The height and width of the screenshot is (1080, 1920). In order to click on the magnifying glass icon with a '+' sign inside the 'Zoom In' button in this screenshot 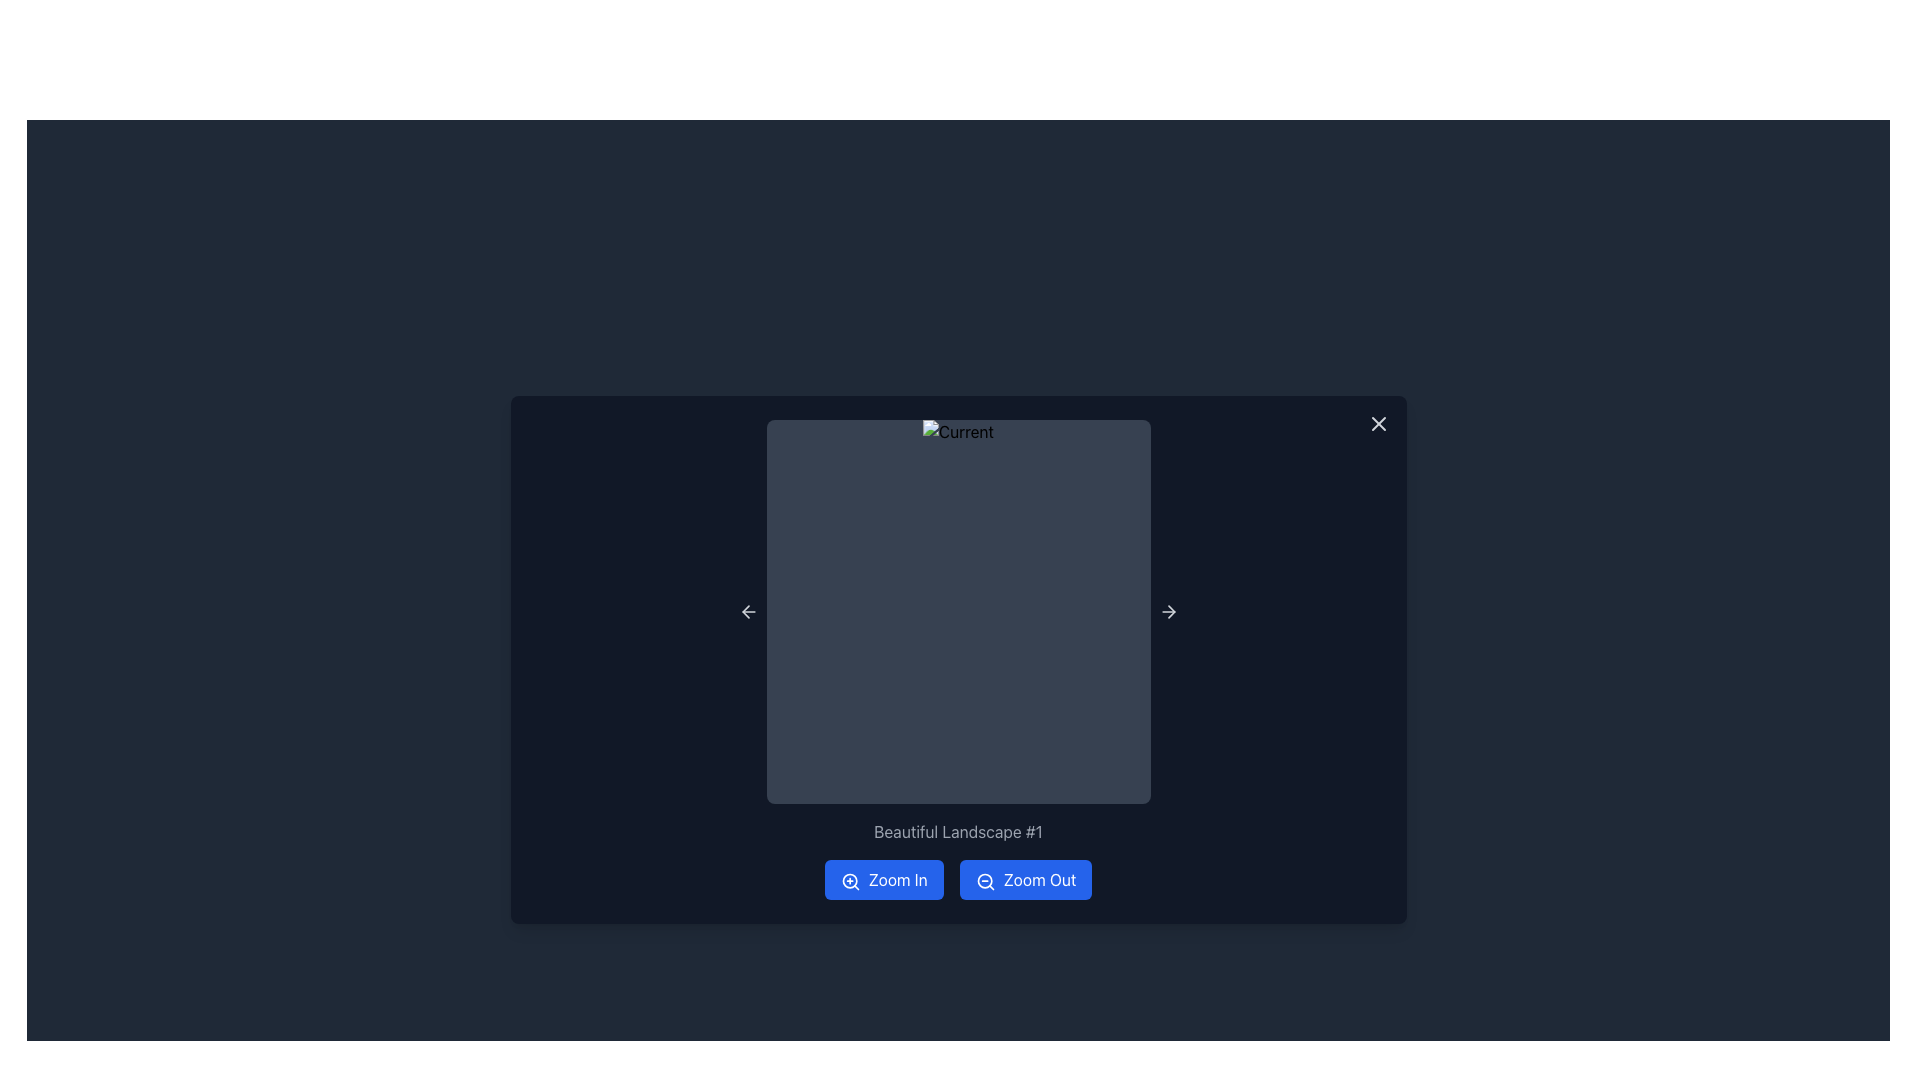, I will do `click(850, 880)`.